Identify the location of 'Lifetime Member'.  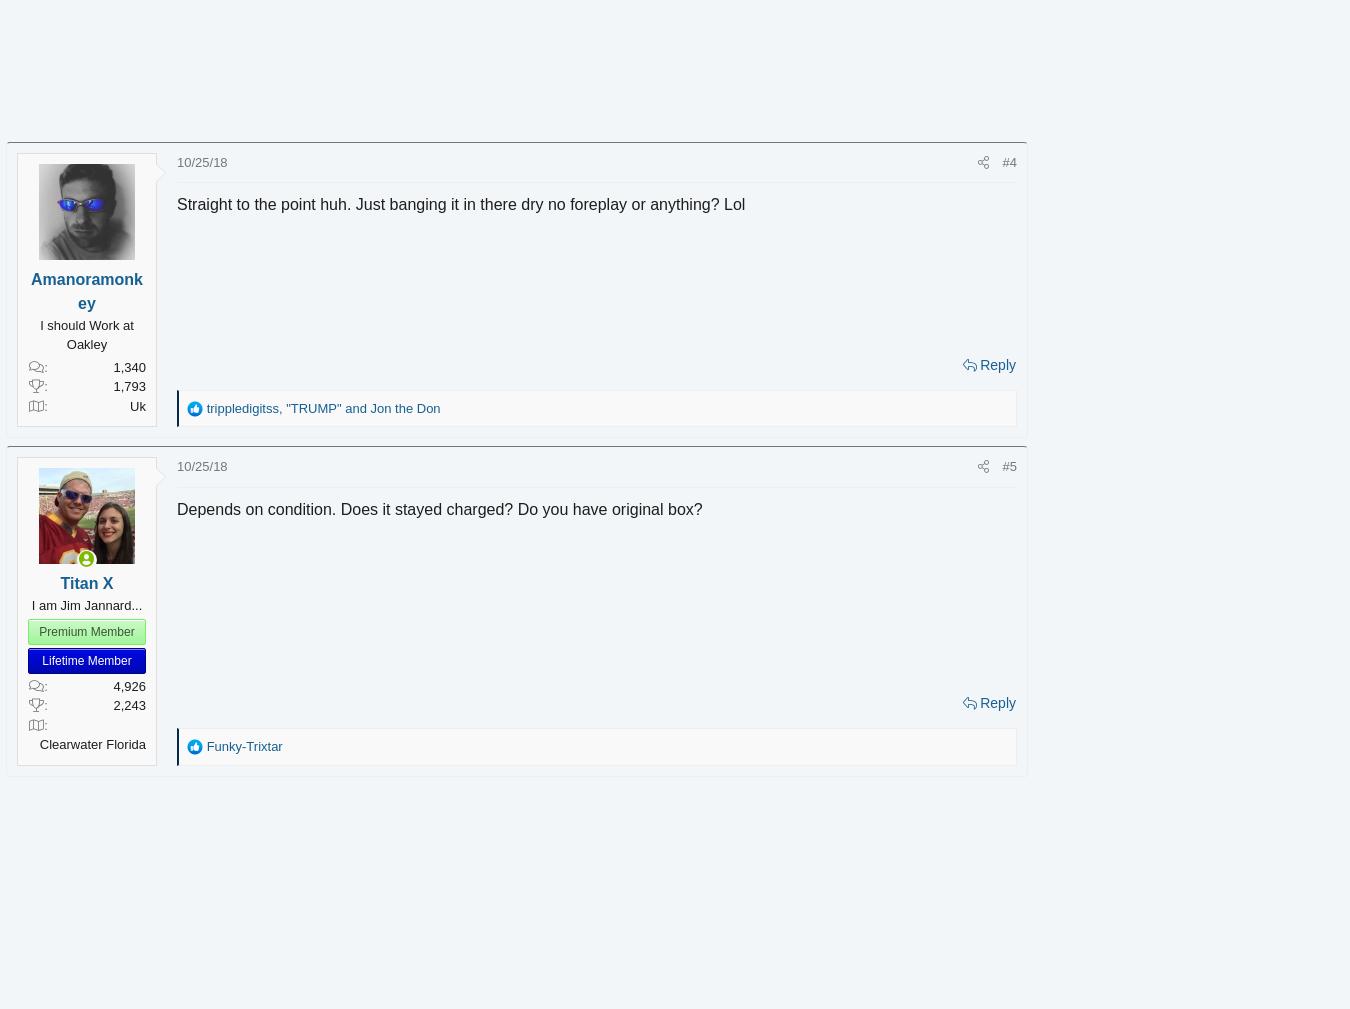
(115, 659).